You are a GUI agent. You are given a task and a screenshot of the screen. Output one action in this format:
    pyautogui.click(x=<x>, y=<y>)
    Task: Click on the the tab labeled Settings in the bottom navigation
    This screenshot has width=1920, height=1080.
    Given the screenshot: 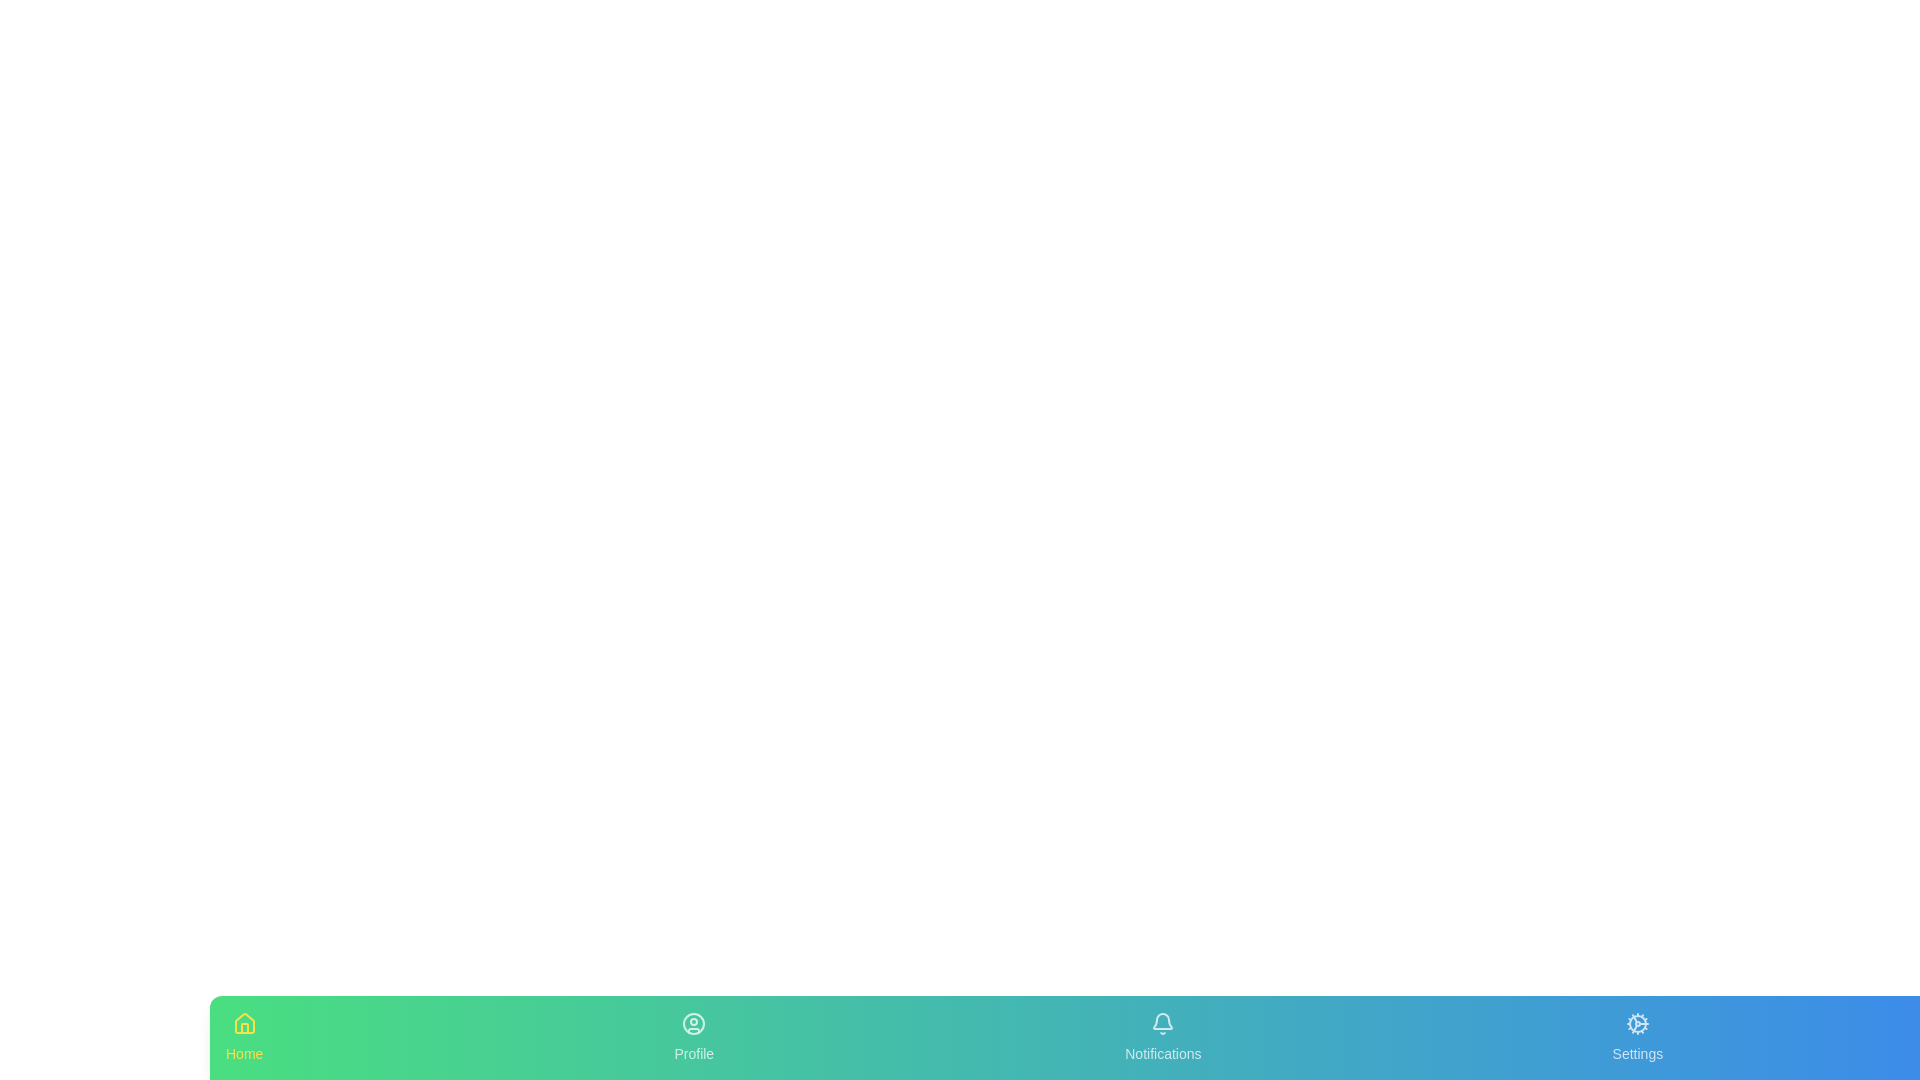 What is the action you would take?
    pyautogui.click(x=1637, y=1036)
    